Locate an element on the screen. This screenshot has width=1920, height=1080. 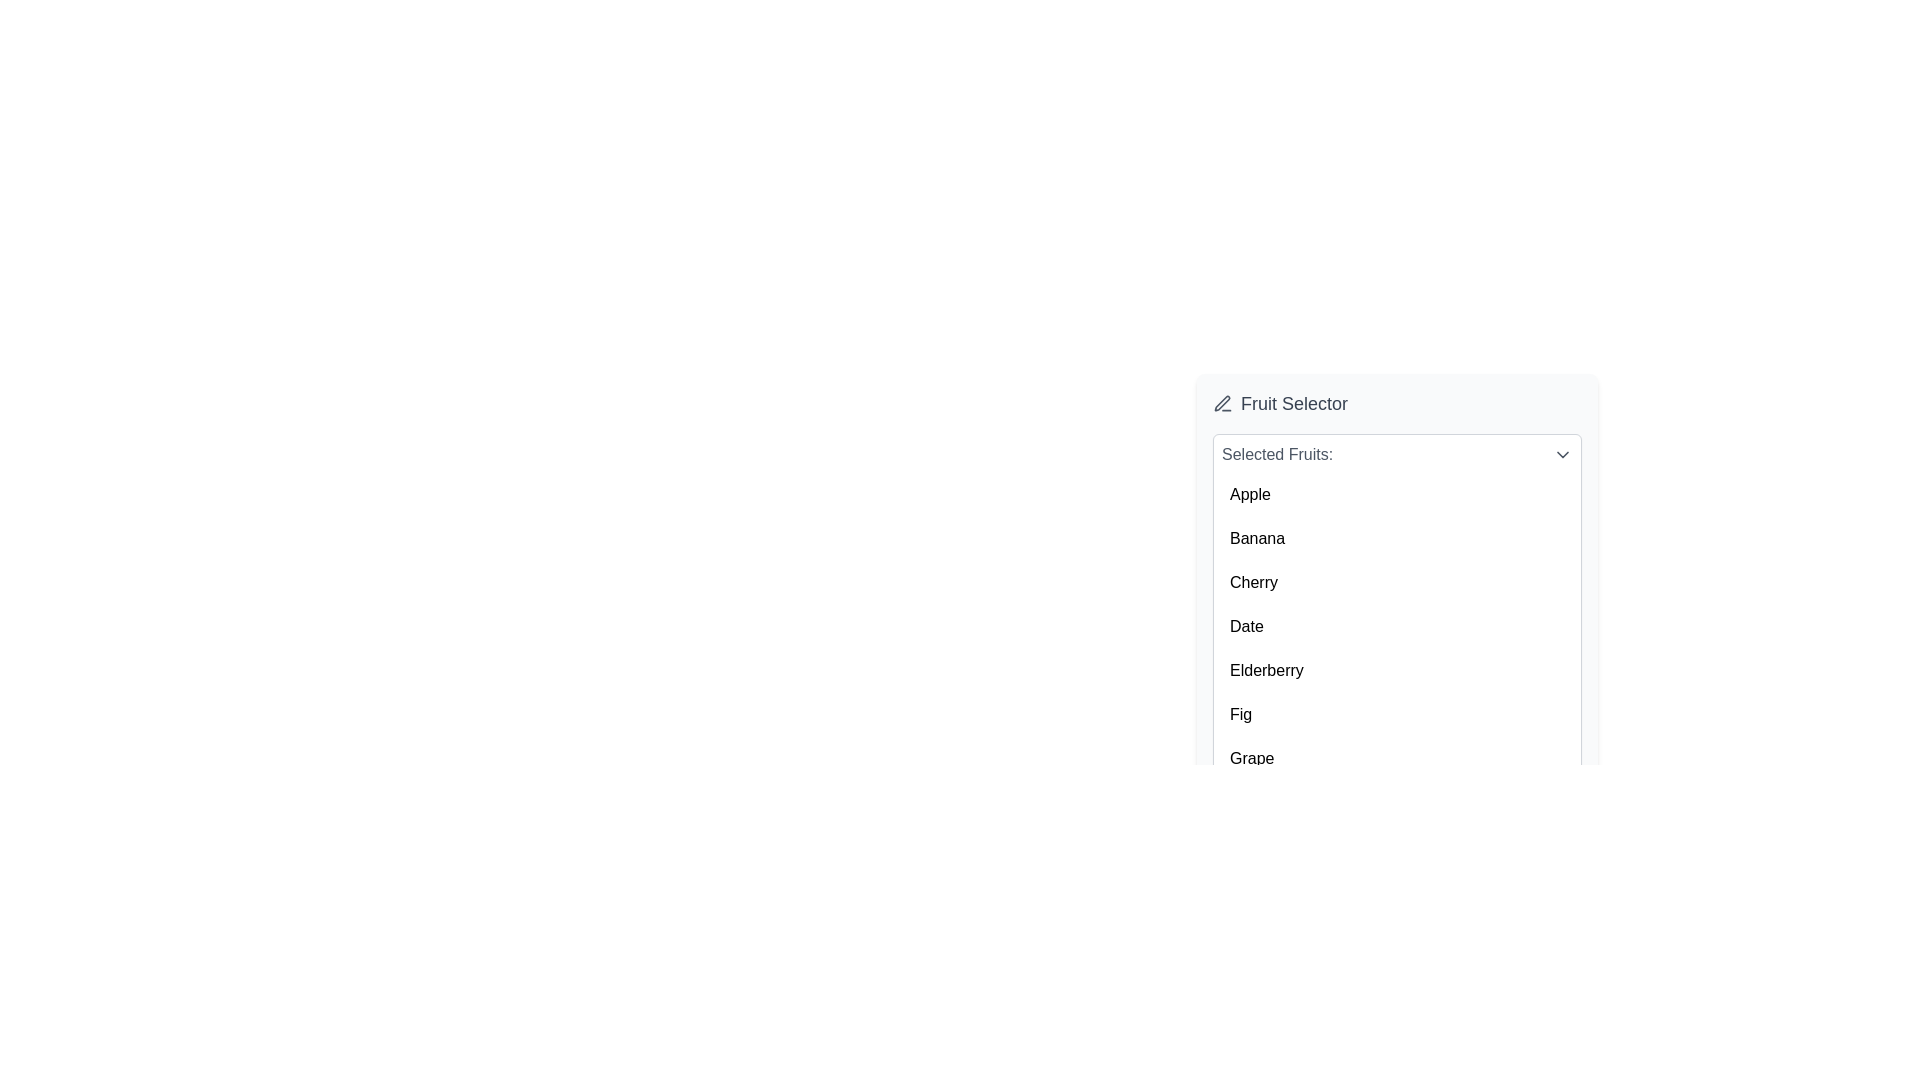
an item from the fruit list in the dropdown-like interface located under the 'Fruit Selector' element in the upper right section of the interface is located at coordinates (1396, 557).